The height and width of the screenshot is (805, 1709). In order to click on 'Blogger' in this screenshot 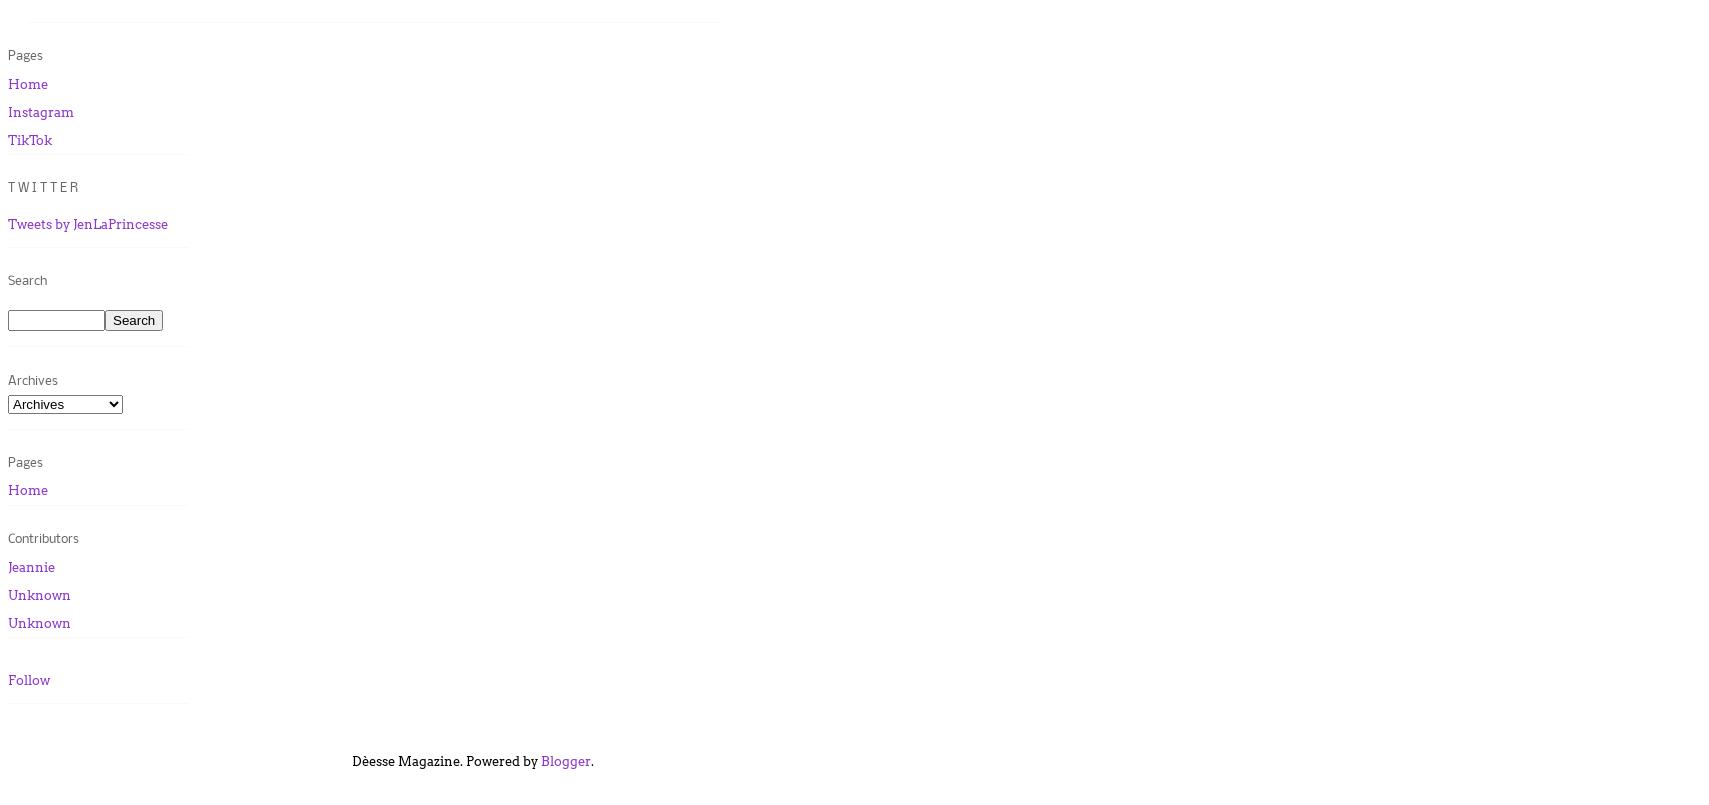, I will do `click(540, 760)`.